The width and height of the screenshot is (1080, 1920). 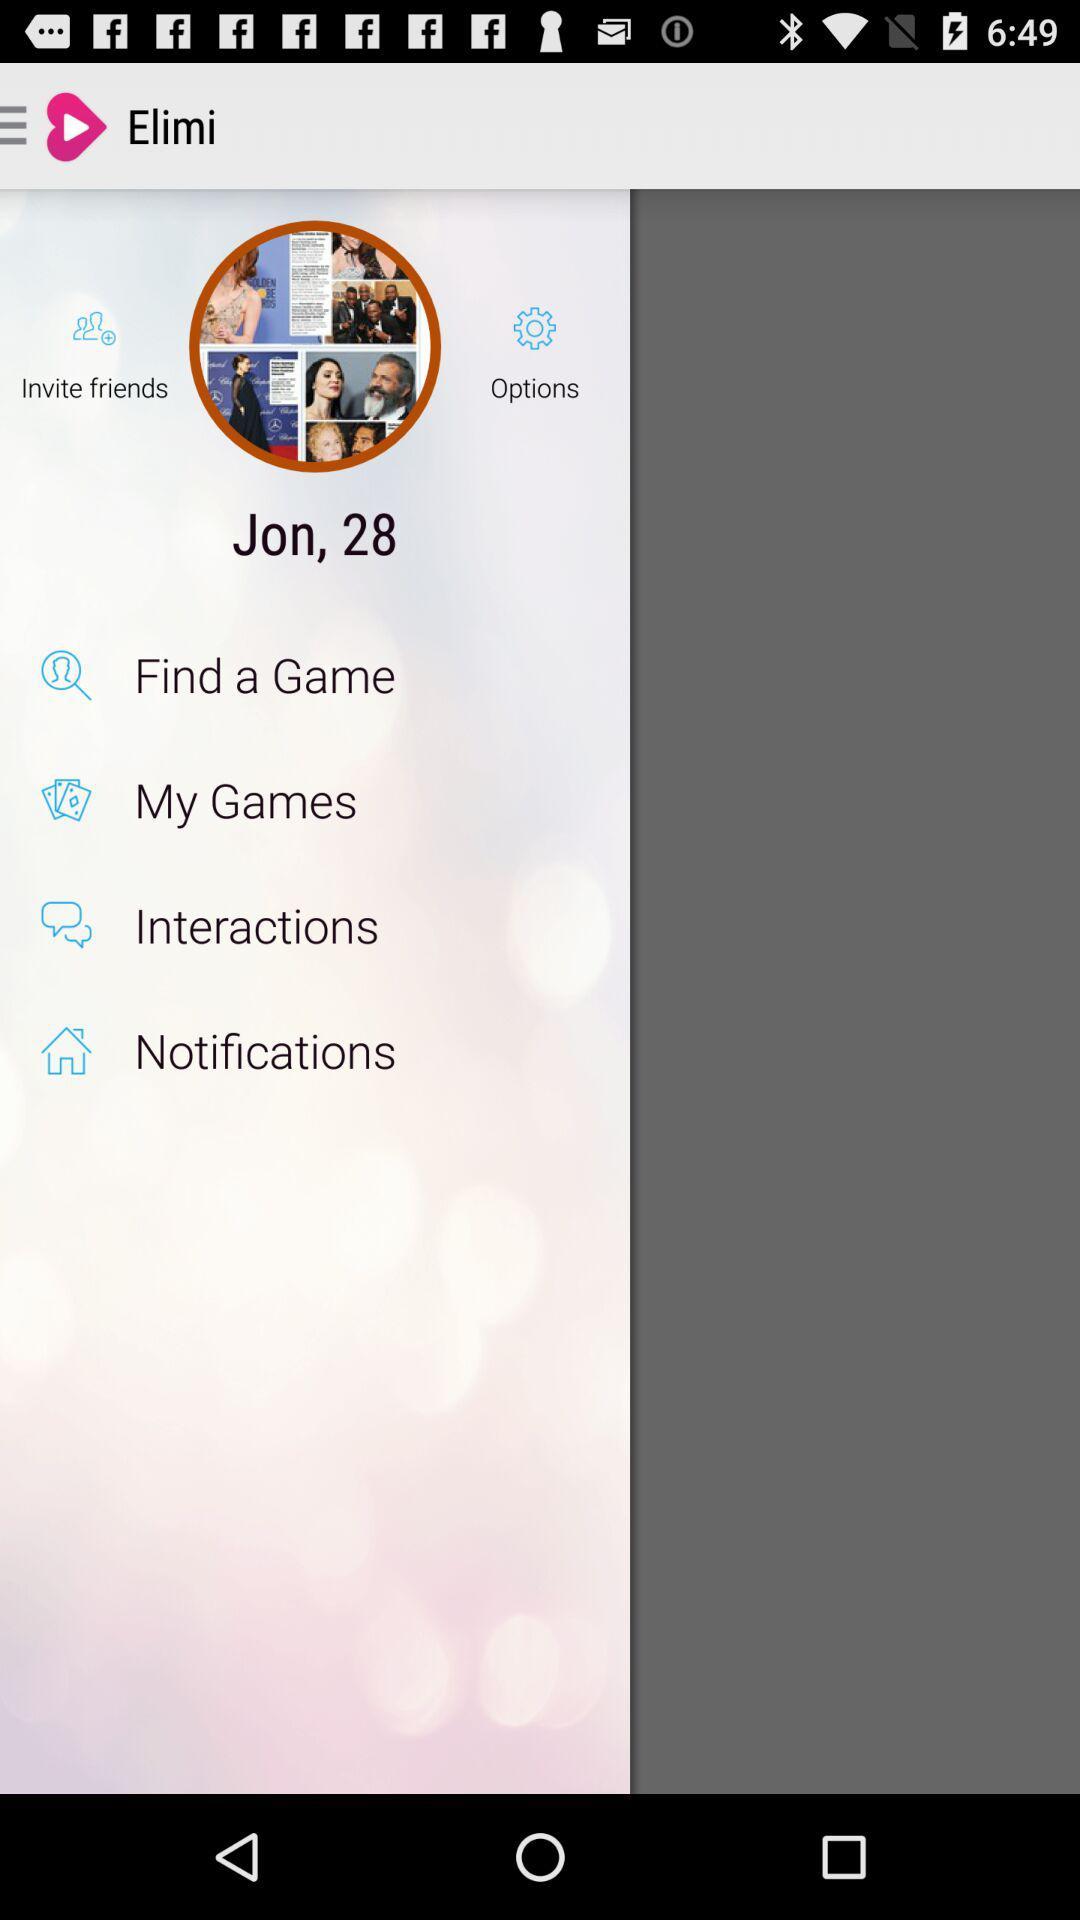 I want to click on the jon, 28 app, so click(x=315, y=532).